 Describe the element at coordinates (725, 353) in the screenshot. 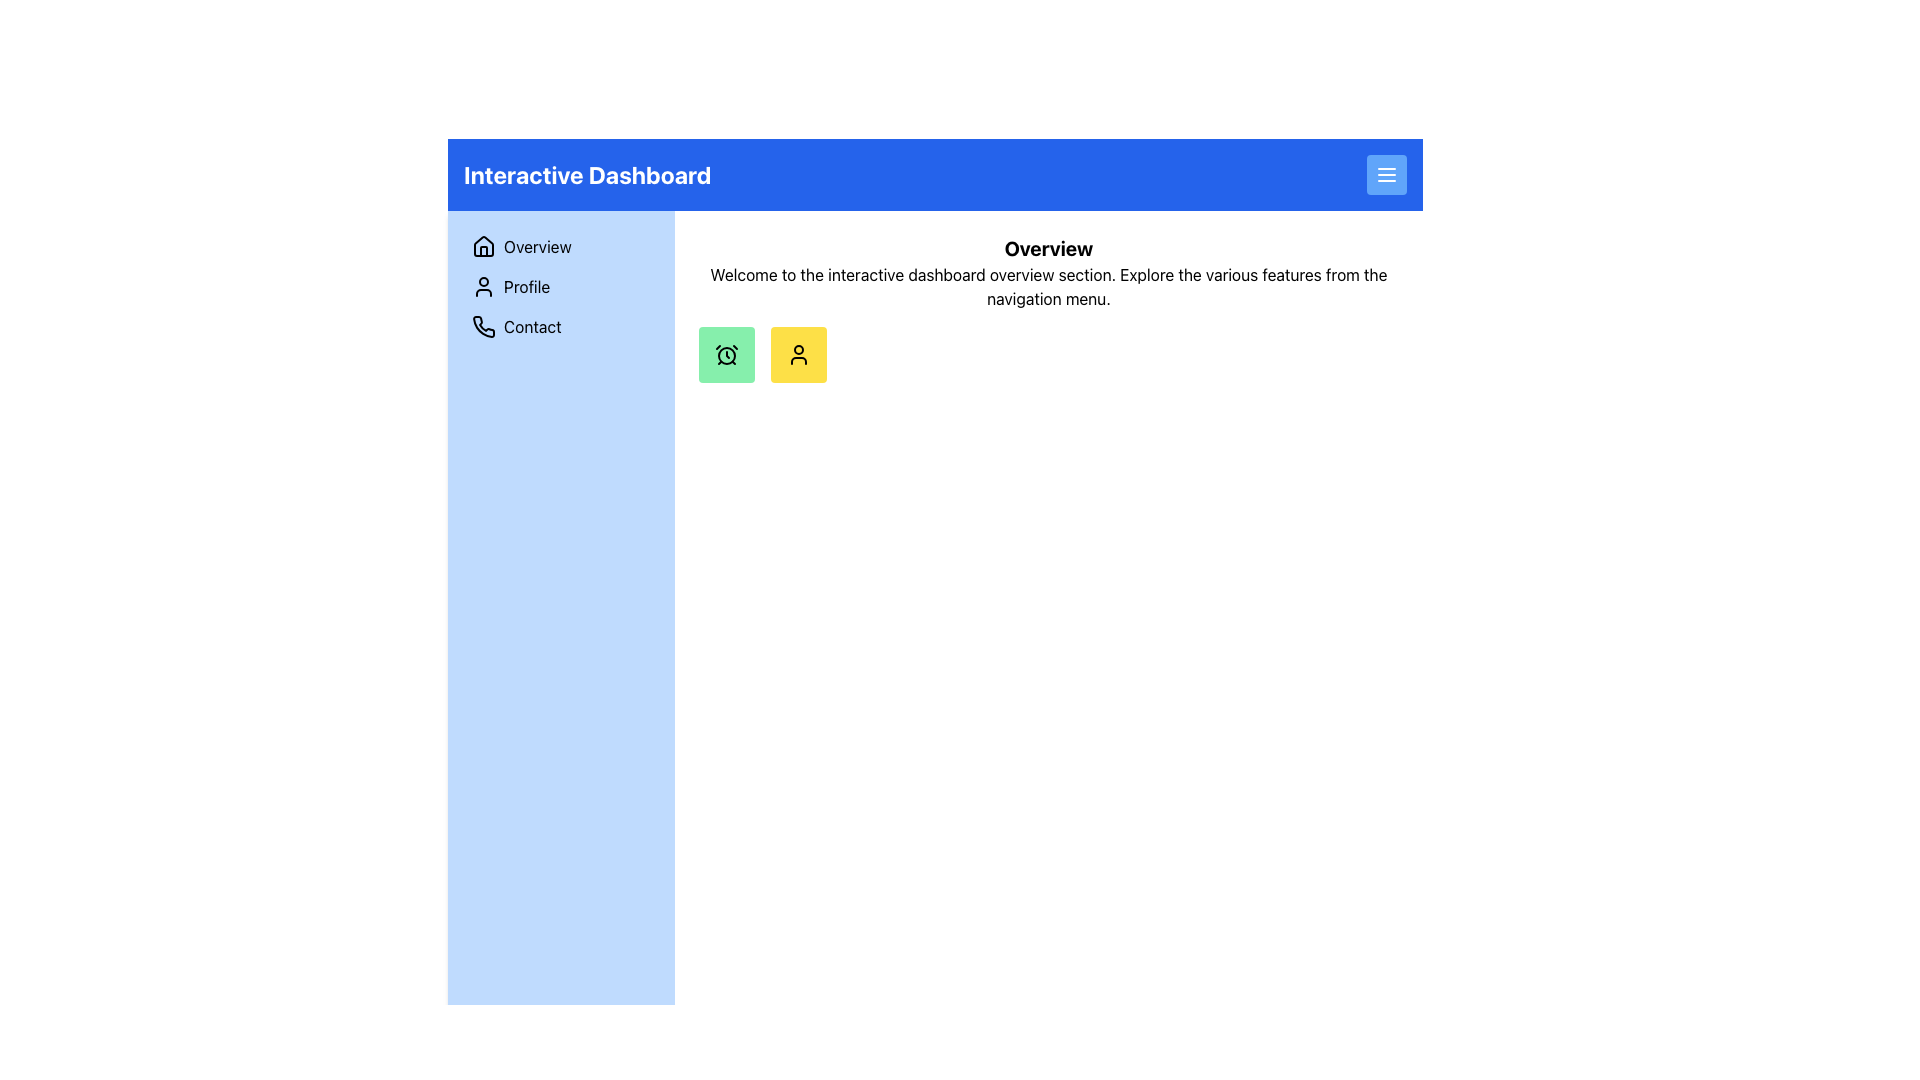

I see `the time-related button with the alarm clock icon, which is the leftmost button in a horizontal arrangement near the top-right of the main content section` at that location.